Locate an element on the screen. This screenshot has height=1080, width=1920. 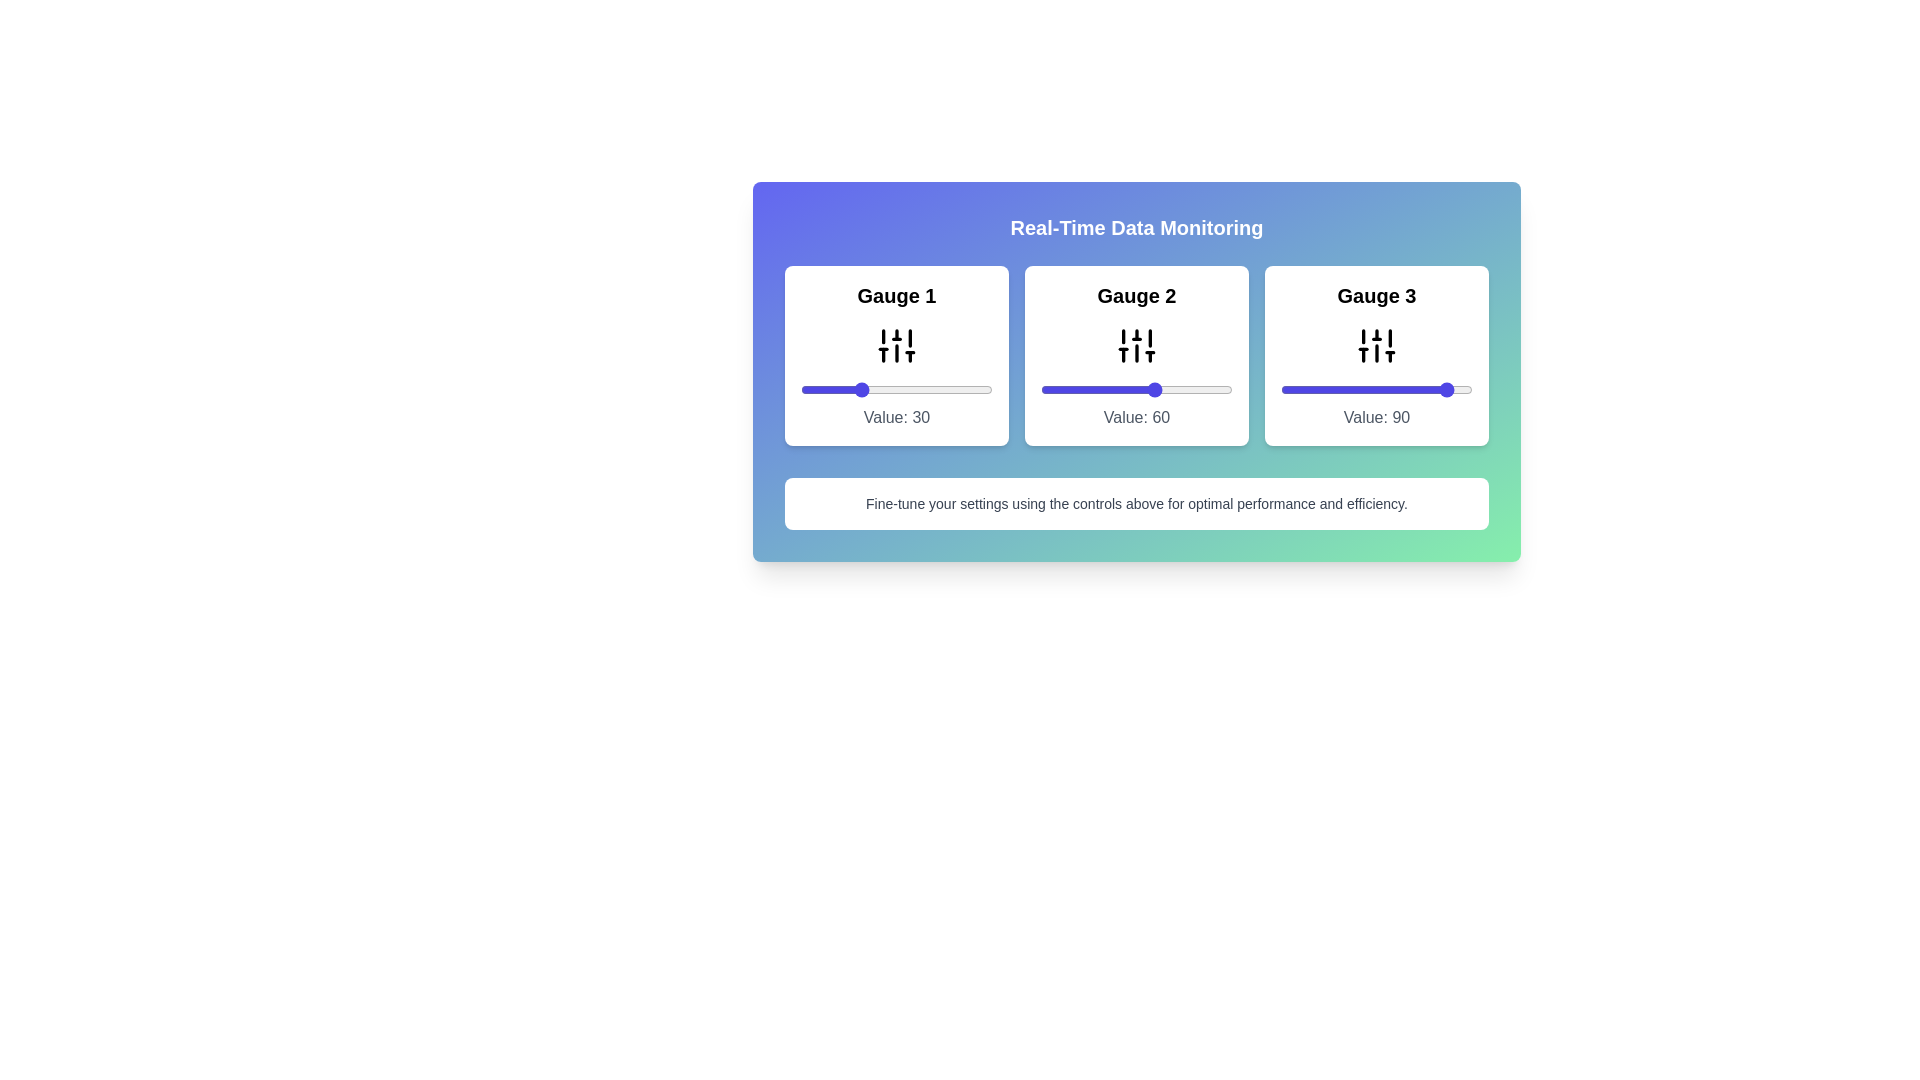
the static text label displaying 'Value: 90' located at the bottom of the card labeled 'Gauge 3', which is positioned directly underneath the slider control is located at coordinates (1376, 416).